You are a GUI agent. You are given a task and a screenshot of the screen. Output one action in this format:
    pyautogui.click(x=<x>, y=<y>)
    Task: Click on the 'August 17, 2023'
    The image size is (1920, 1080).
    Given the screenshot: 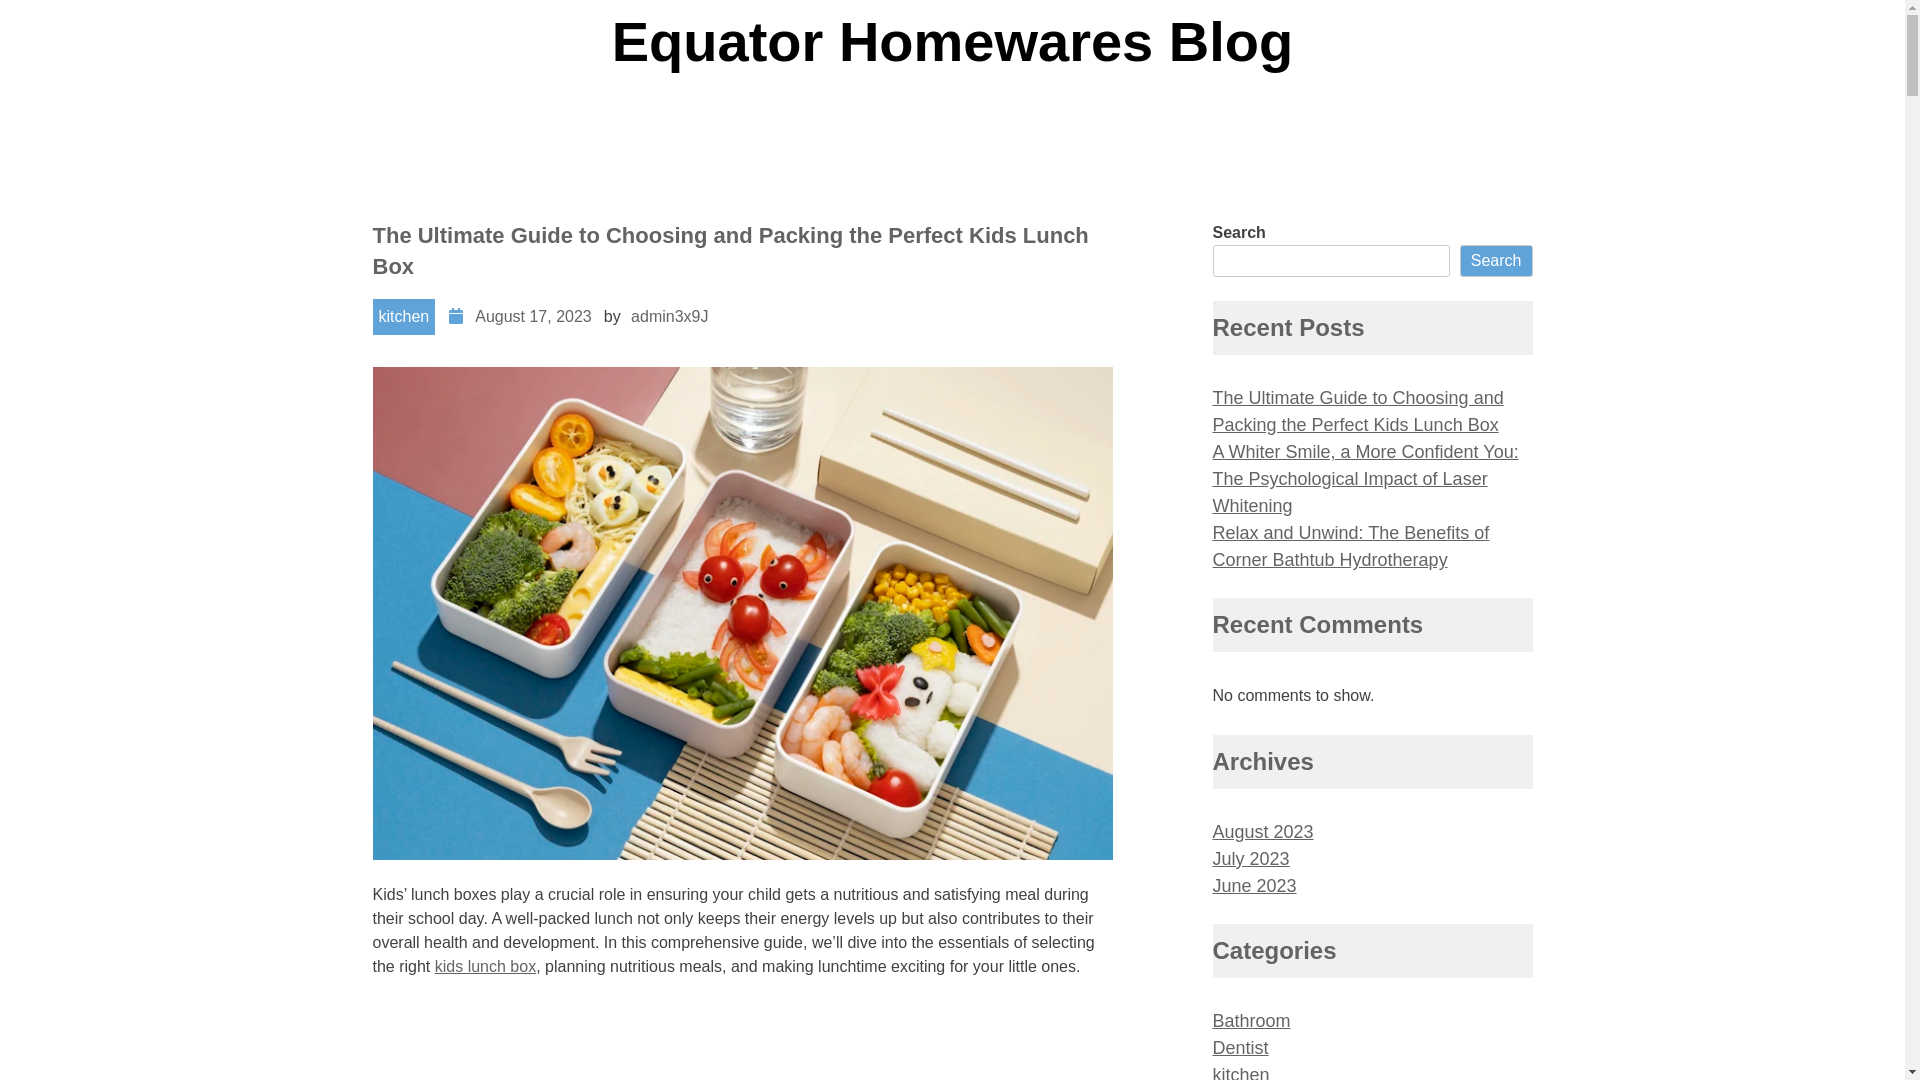 What is the action you would take?
    pyautogui.click(x=533, y=315)
    